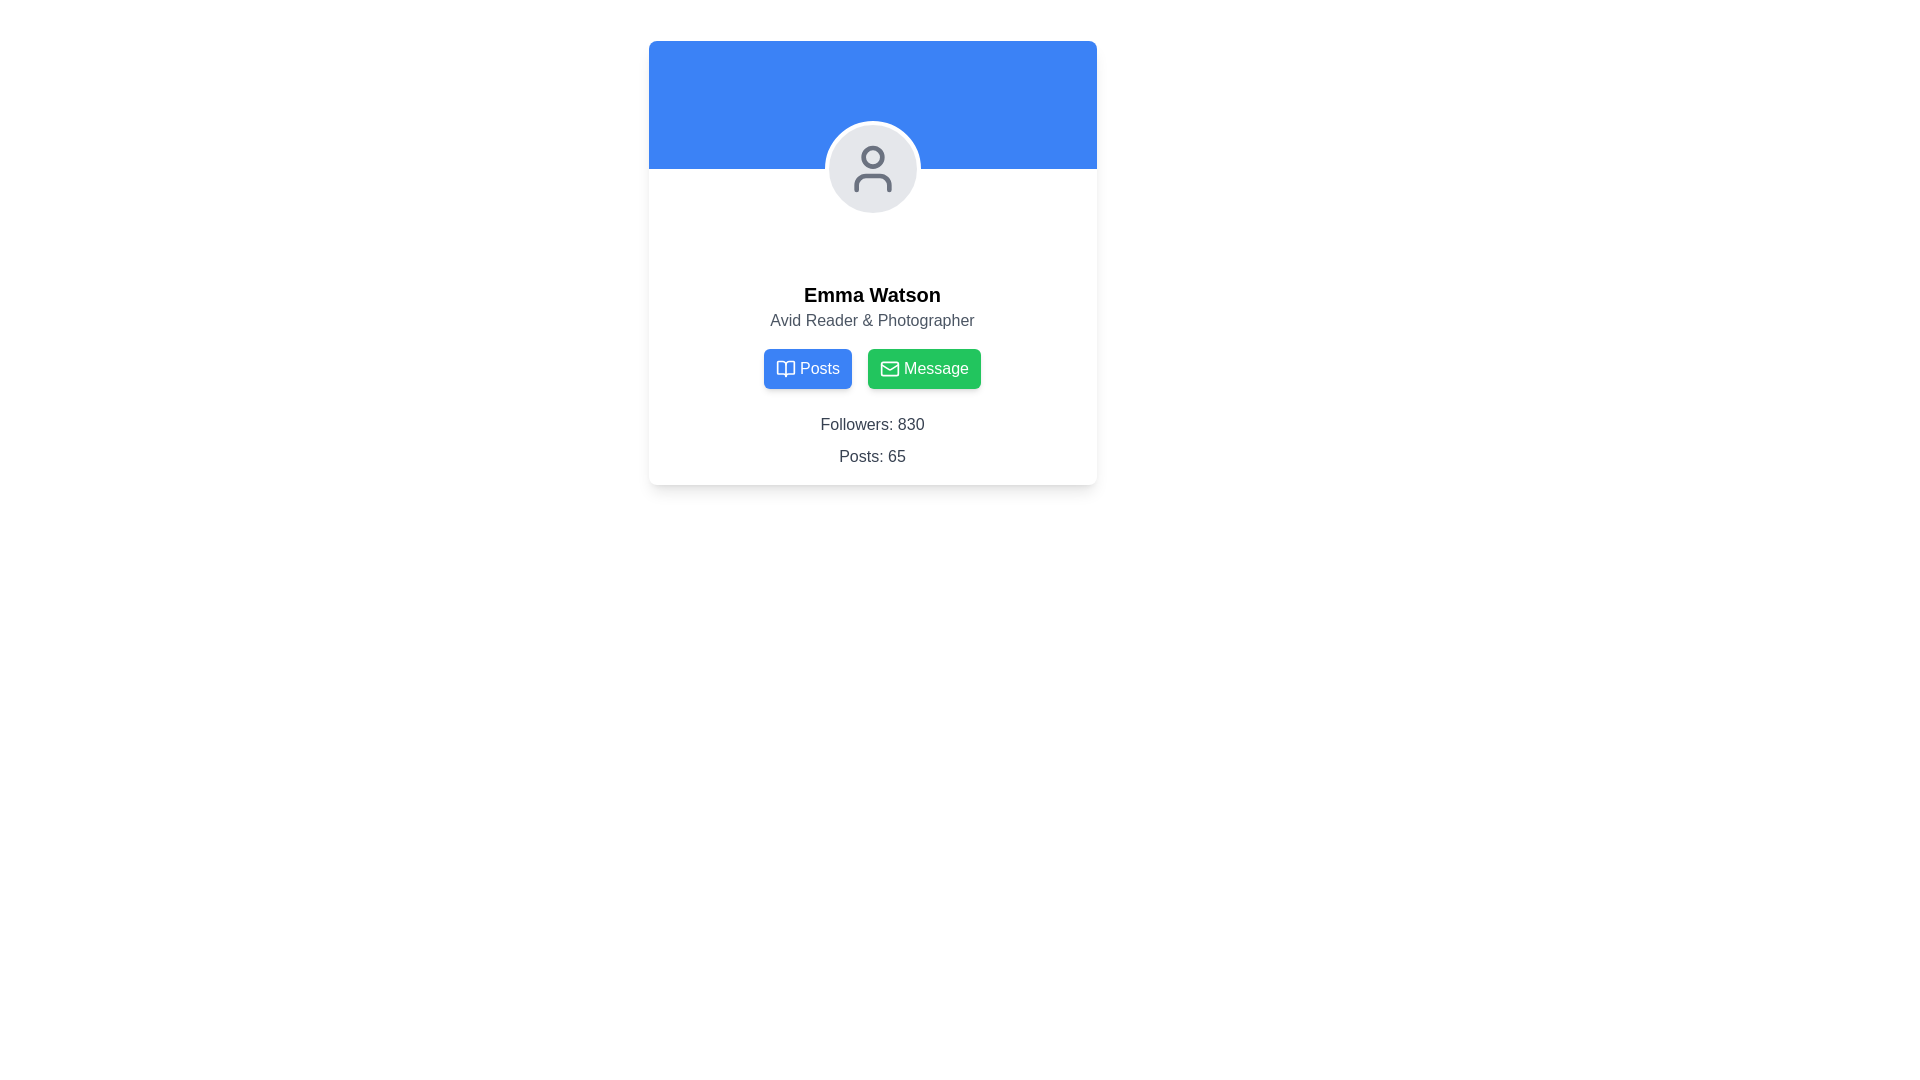 Image resolution: width=1920 pixels, height=1080 pixels. Describe the element at coordinates (785, 369) in the screenshot. I see `the 'Posts' button, which is the leftmost button with a blue background and rounded corners located below the user's name and title in the profile section` at that location.